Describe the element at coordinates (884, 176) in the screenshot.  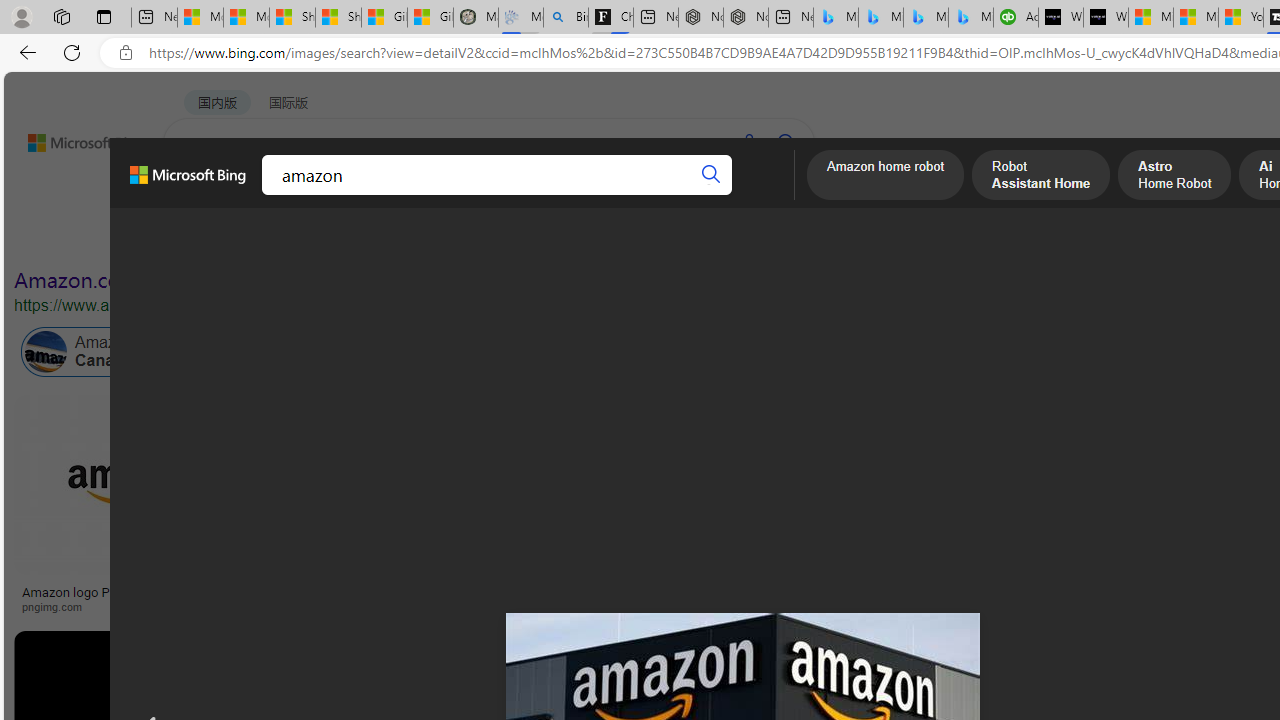
I see `'Amazon home robot'` at that location.